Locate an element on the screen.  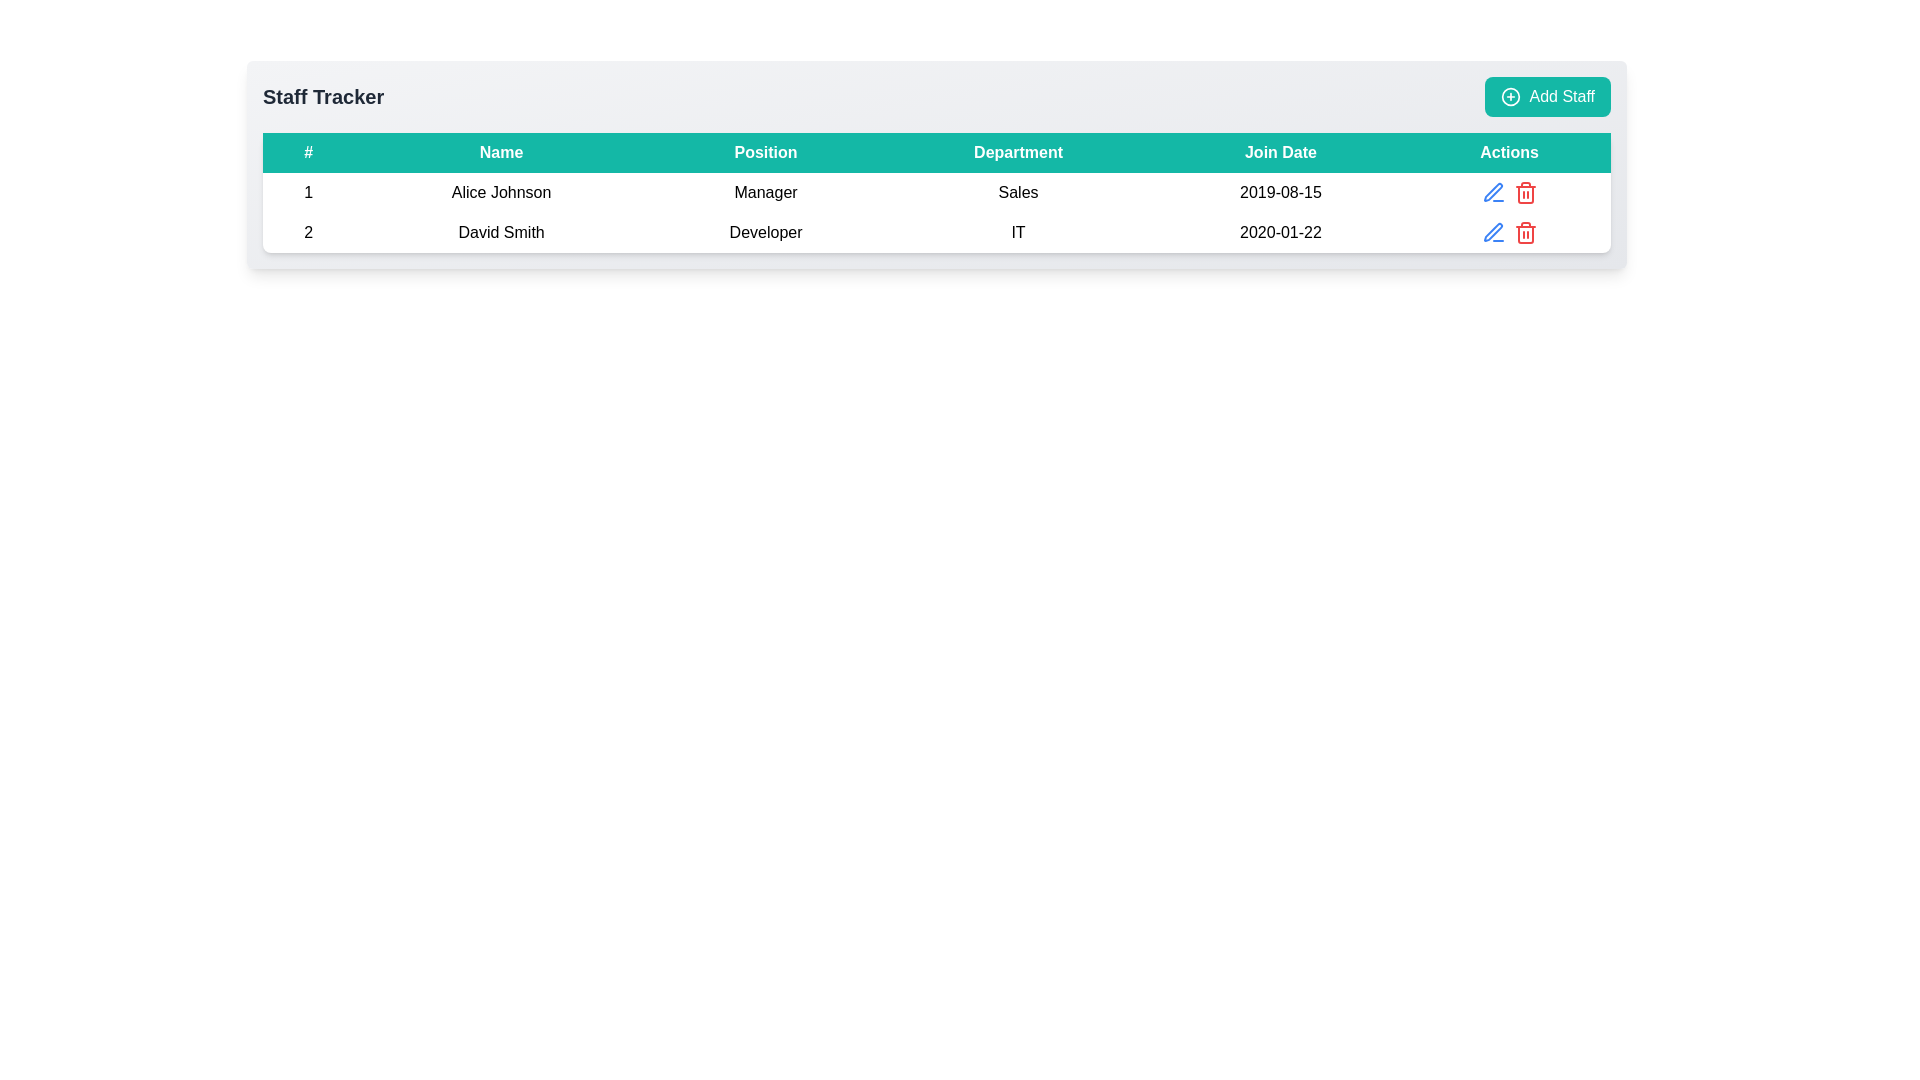
the circular teal and white plus icon located inside the 'Add Staff' button, positioned to the left of the button's text label is located at coordinates (1511, 96).